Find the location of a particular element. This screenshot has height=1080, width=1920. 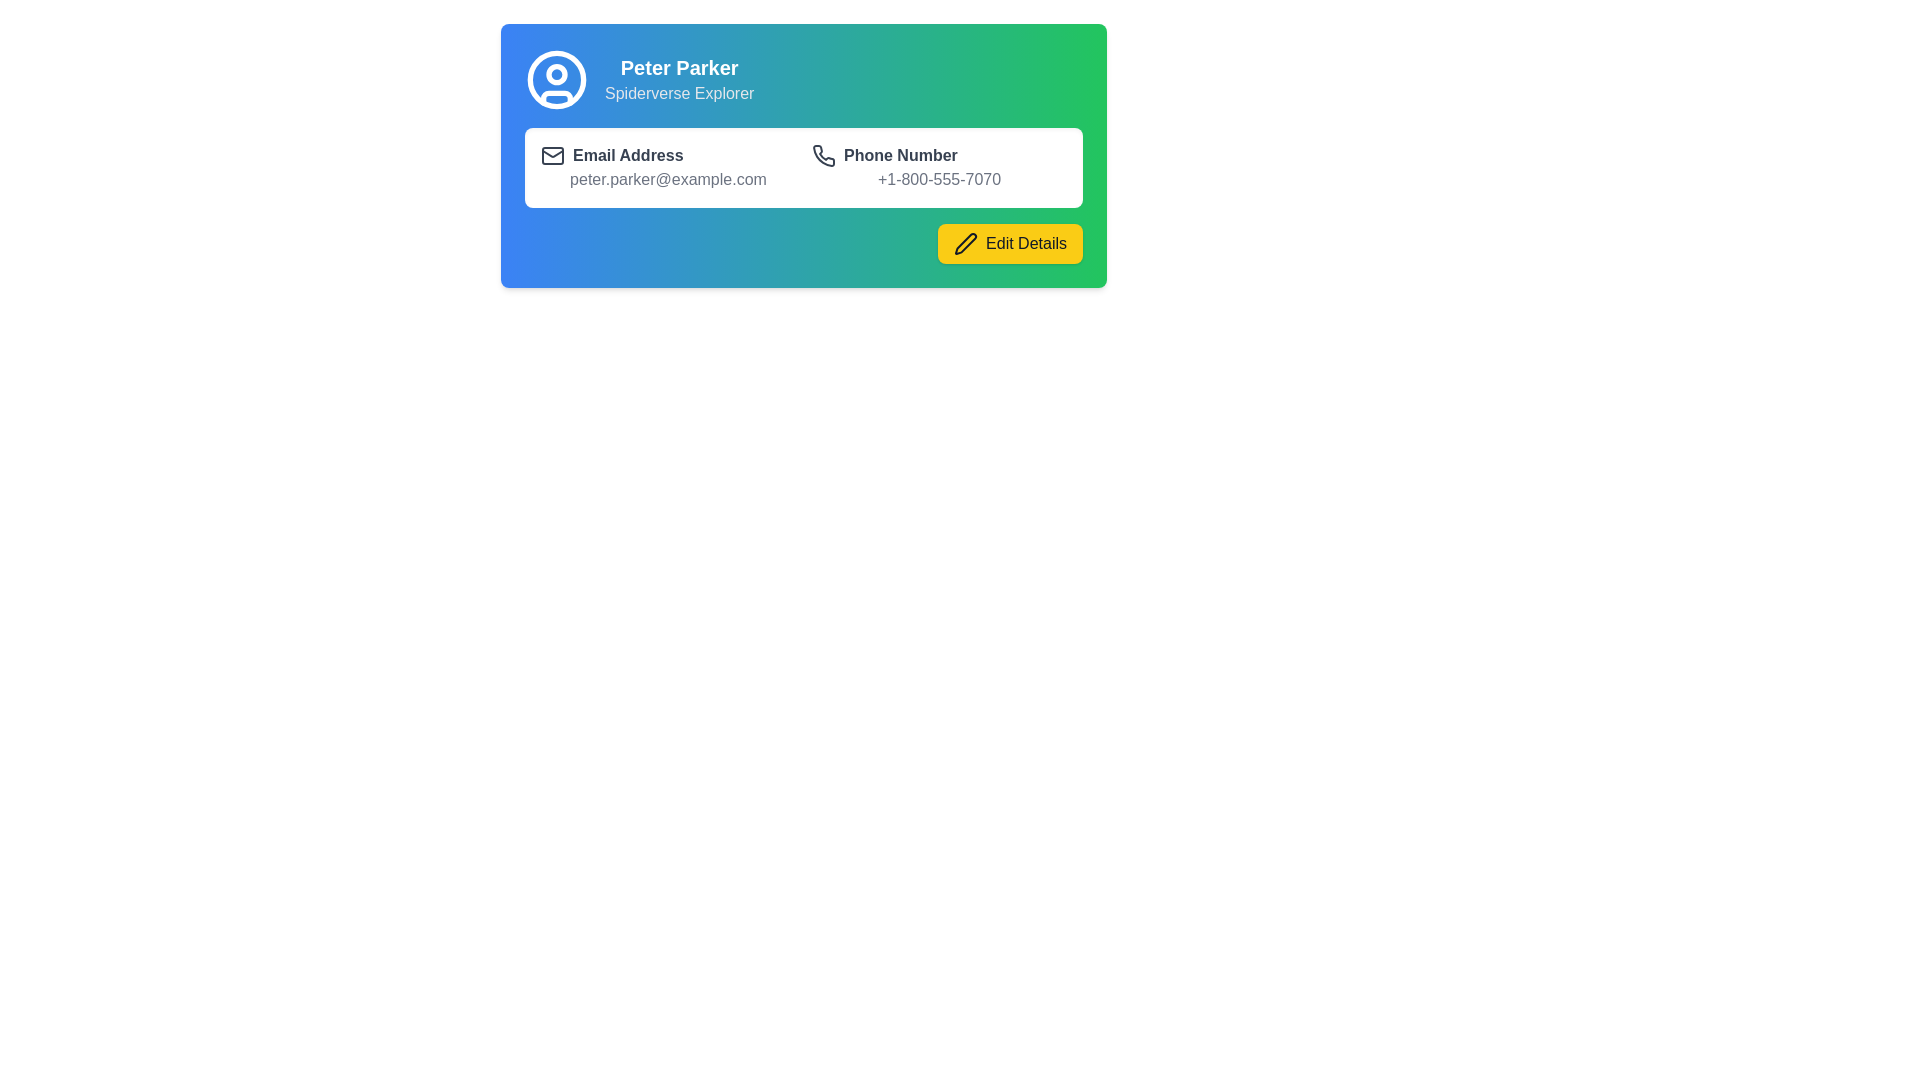

the Profile Header element that displays the user's name and title for accessibility tools is located at coordinates (804, 79).